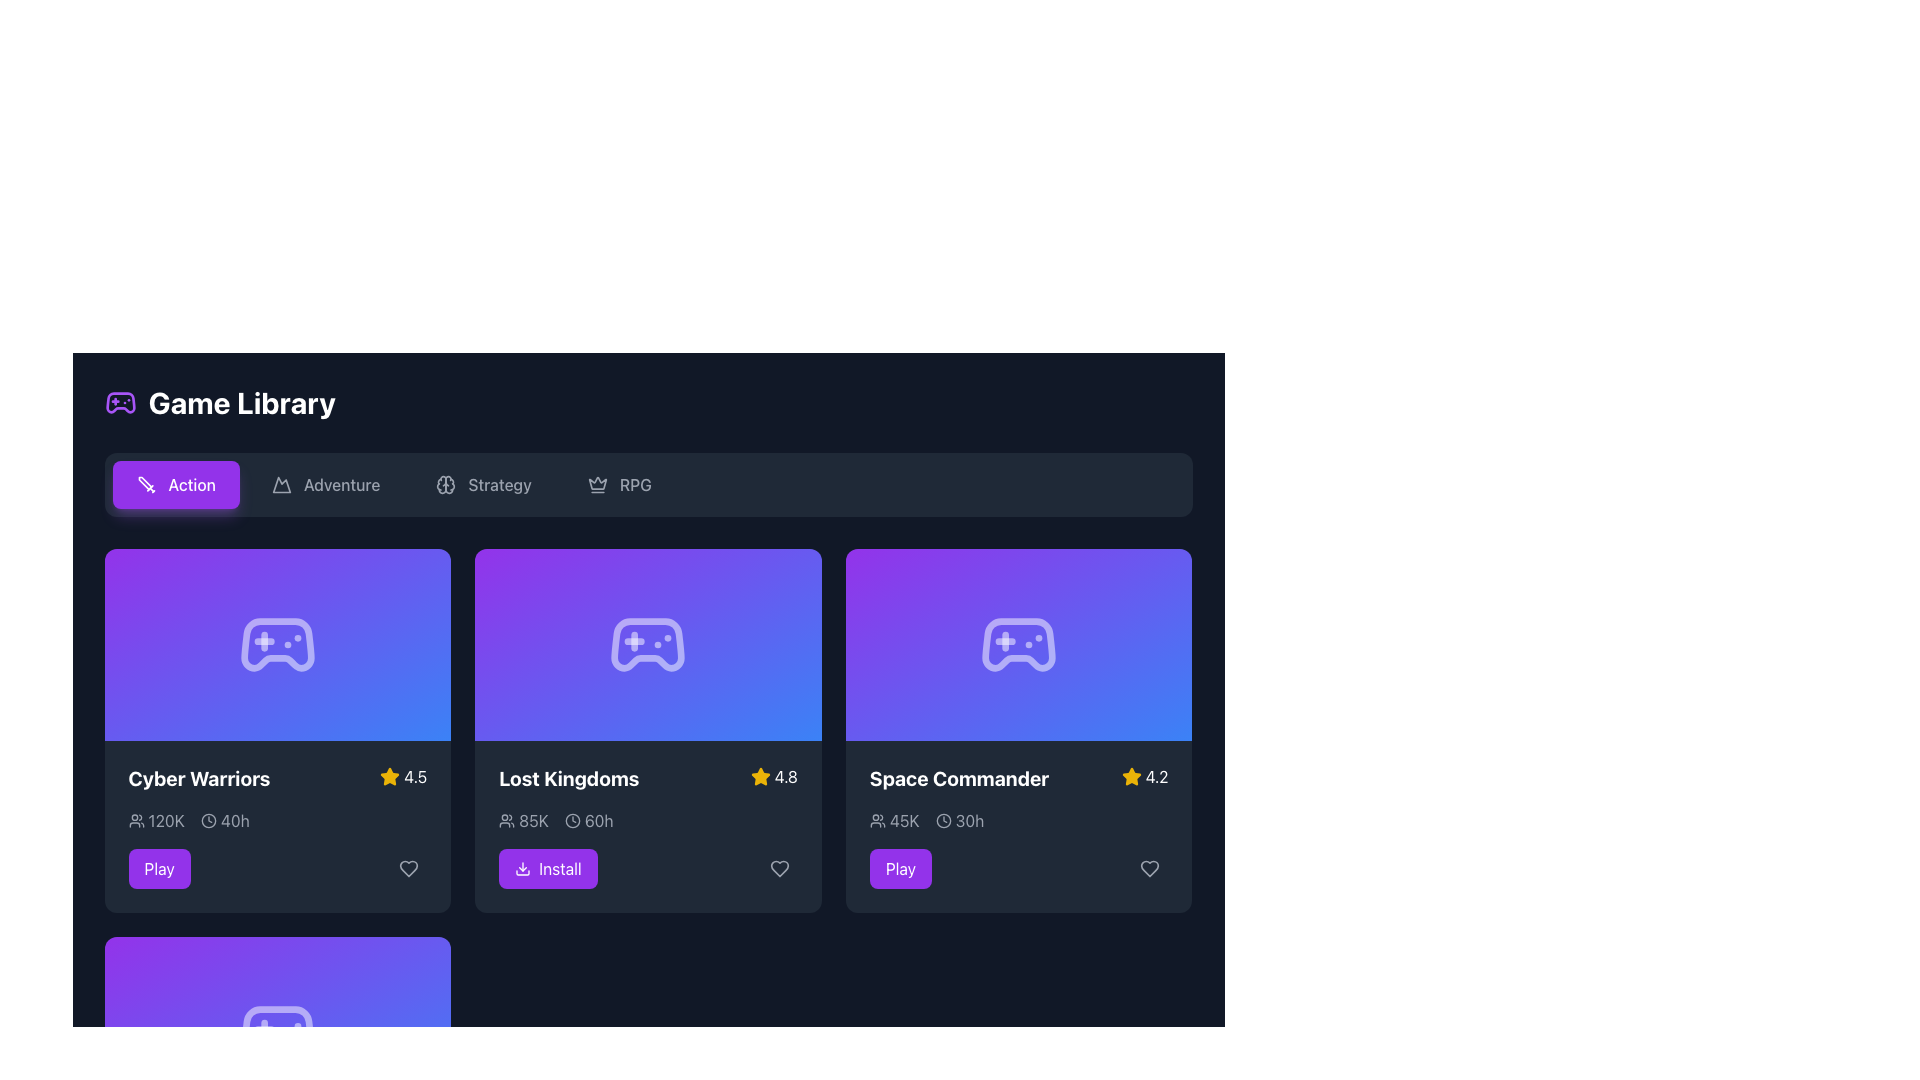 The width and height of the screenshot is (1920, 1080). Describe the element at coordinates (484, 485) in the screenshot. I see `the 'Strategy' button, which is a horizontal button with a gray label and a brain icon, located in the row of category buttons between 'Adventure' and 'RPG'` at that location.